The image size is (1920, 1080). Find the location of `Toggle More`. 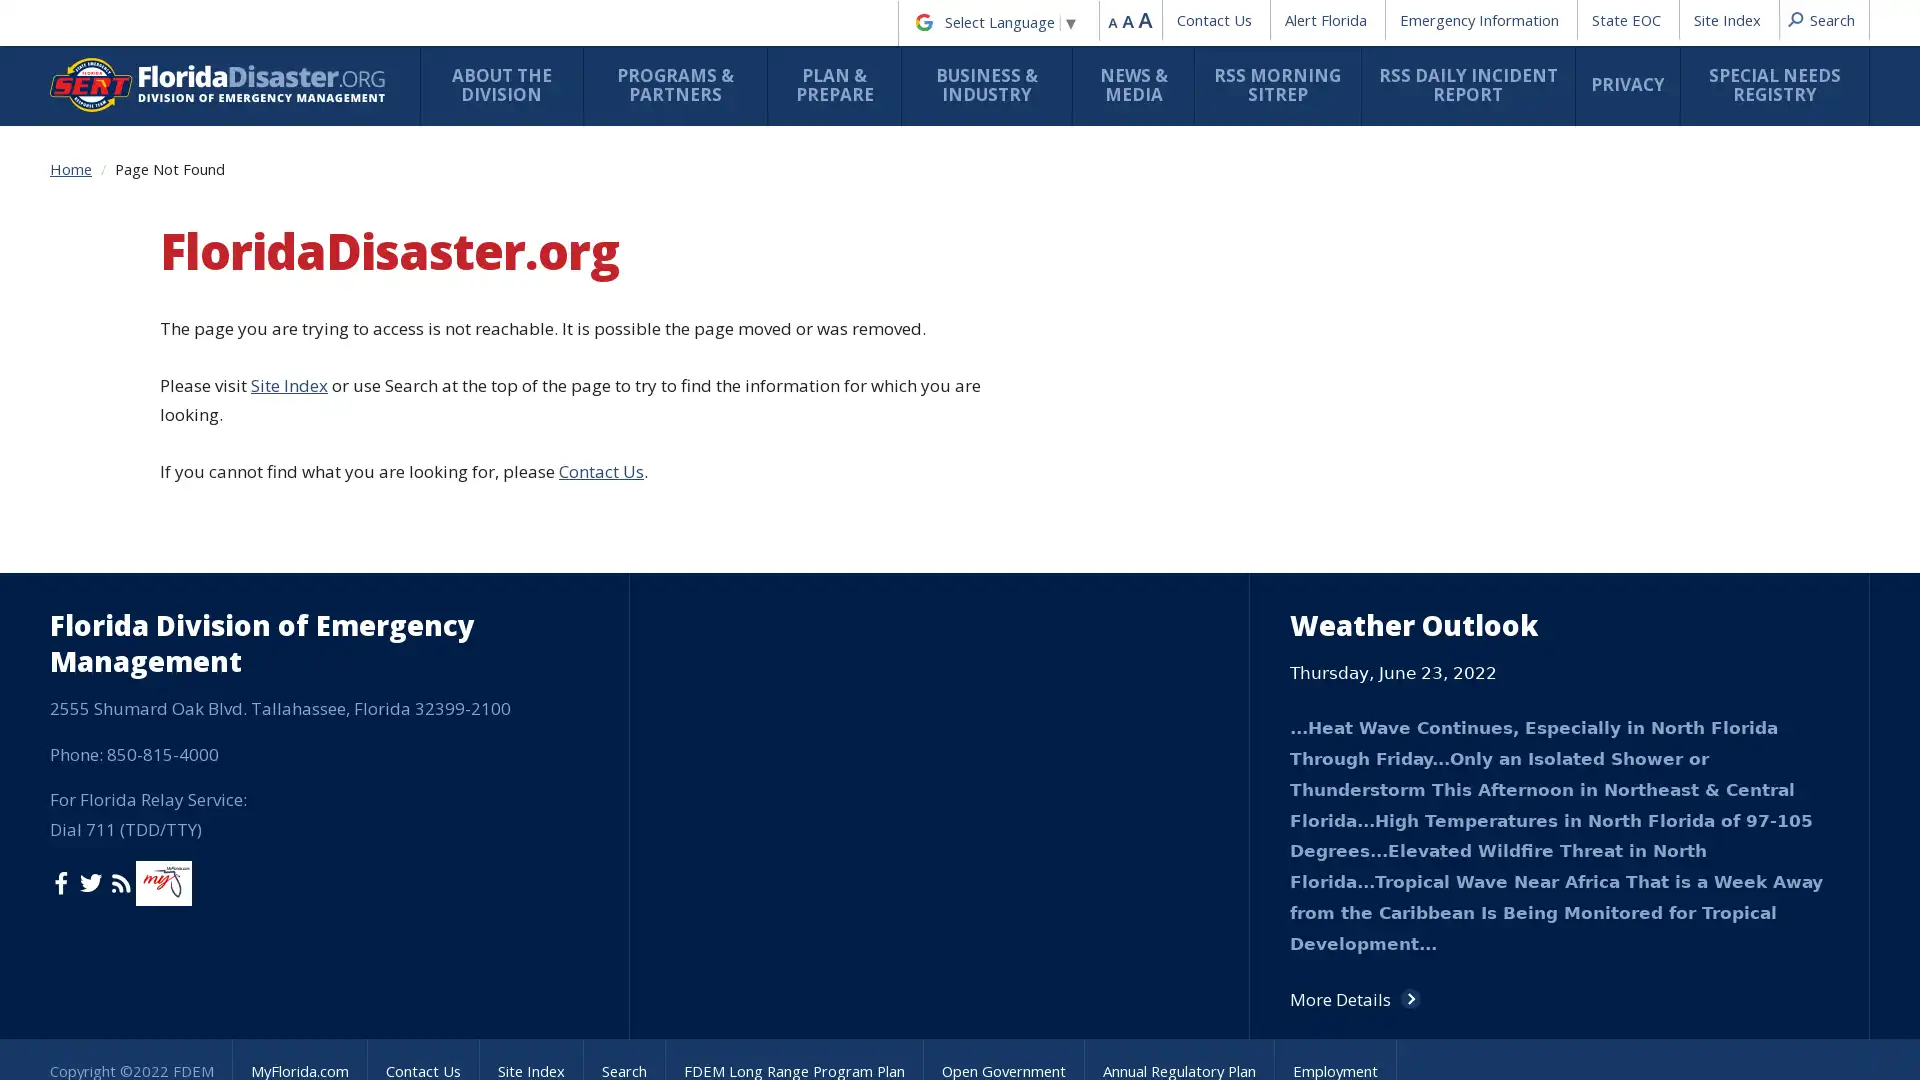

Toggle More is located at coordinates (948, 401).